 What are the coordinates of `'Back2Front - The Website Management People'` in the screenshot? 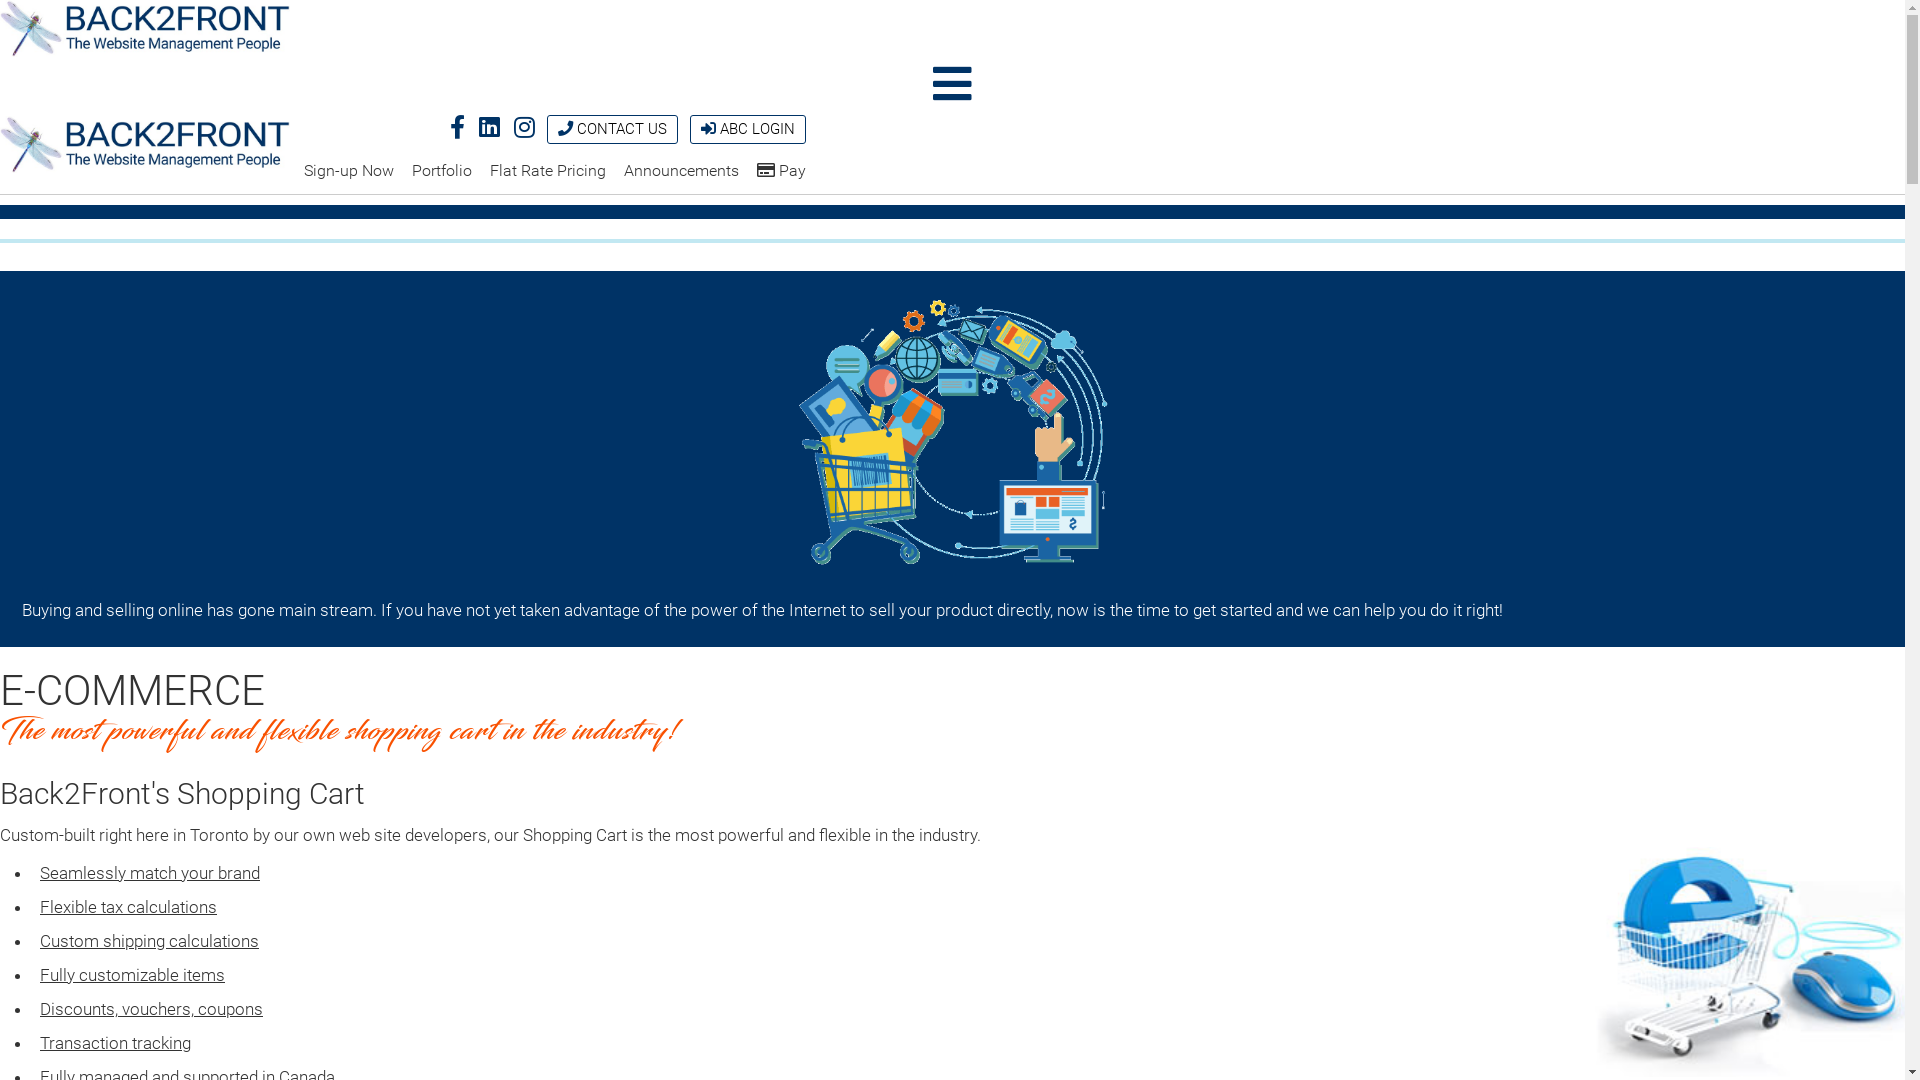 It's located at (143, 28).